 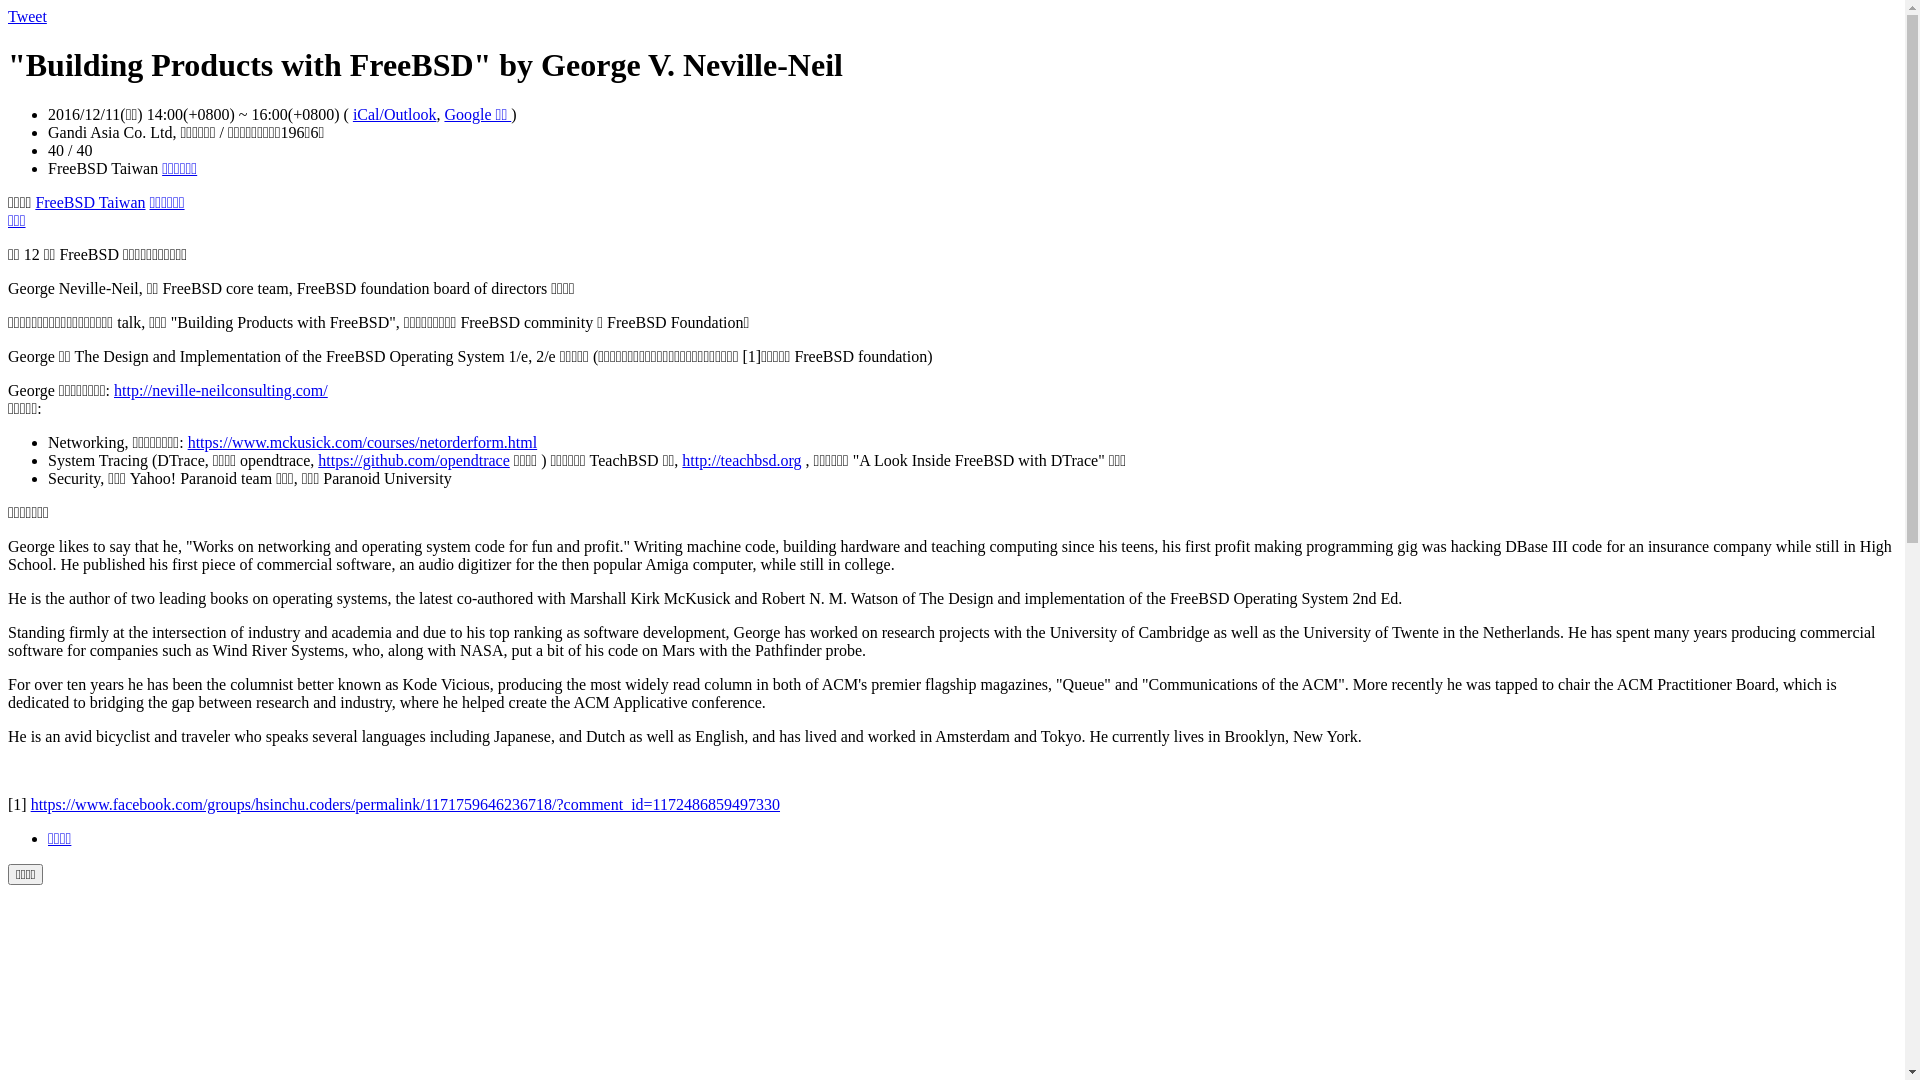 What do you see at coordinates (363, 441) in the screenshot?
I see `'https://www.mckusick.com/courses/netorderform.html'` at bounding box center [363, 441].